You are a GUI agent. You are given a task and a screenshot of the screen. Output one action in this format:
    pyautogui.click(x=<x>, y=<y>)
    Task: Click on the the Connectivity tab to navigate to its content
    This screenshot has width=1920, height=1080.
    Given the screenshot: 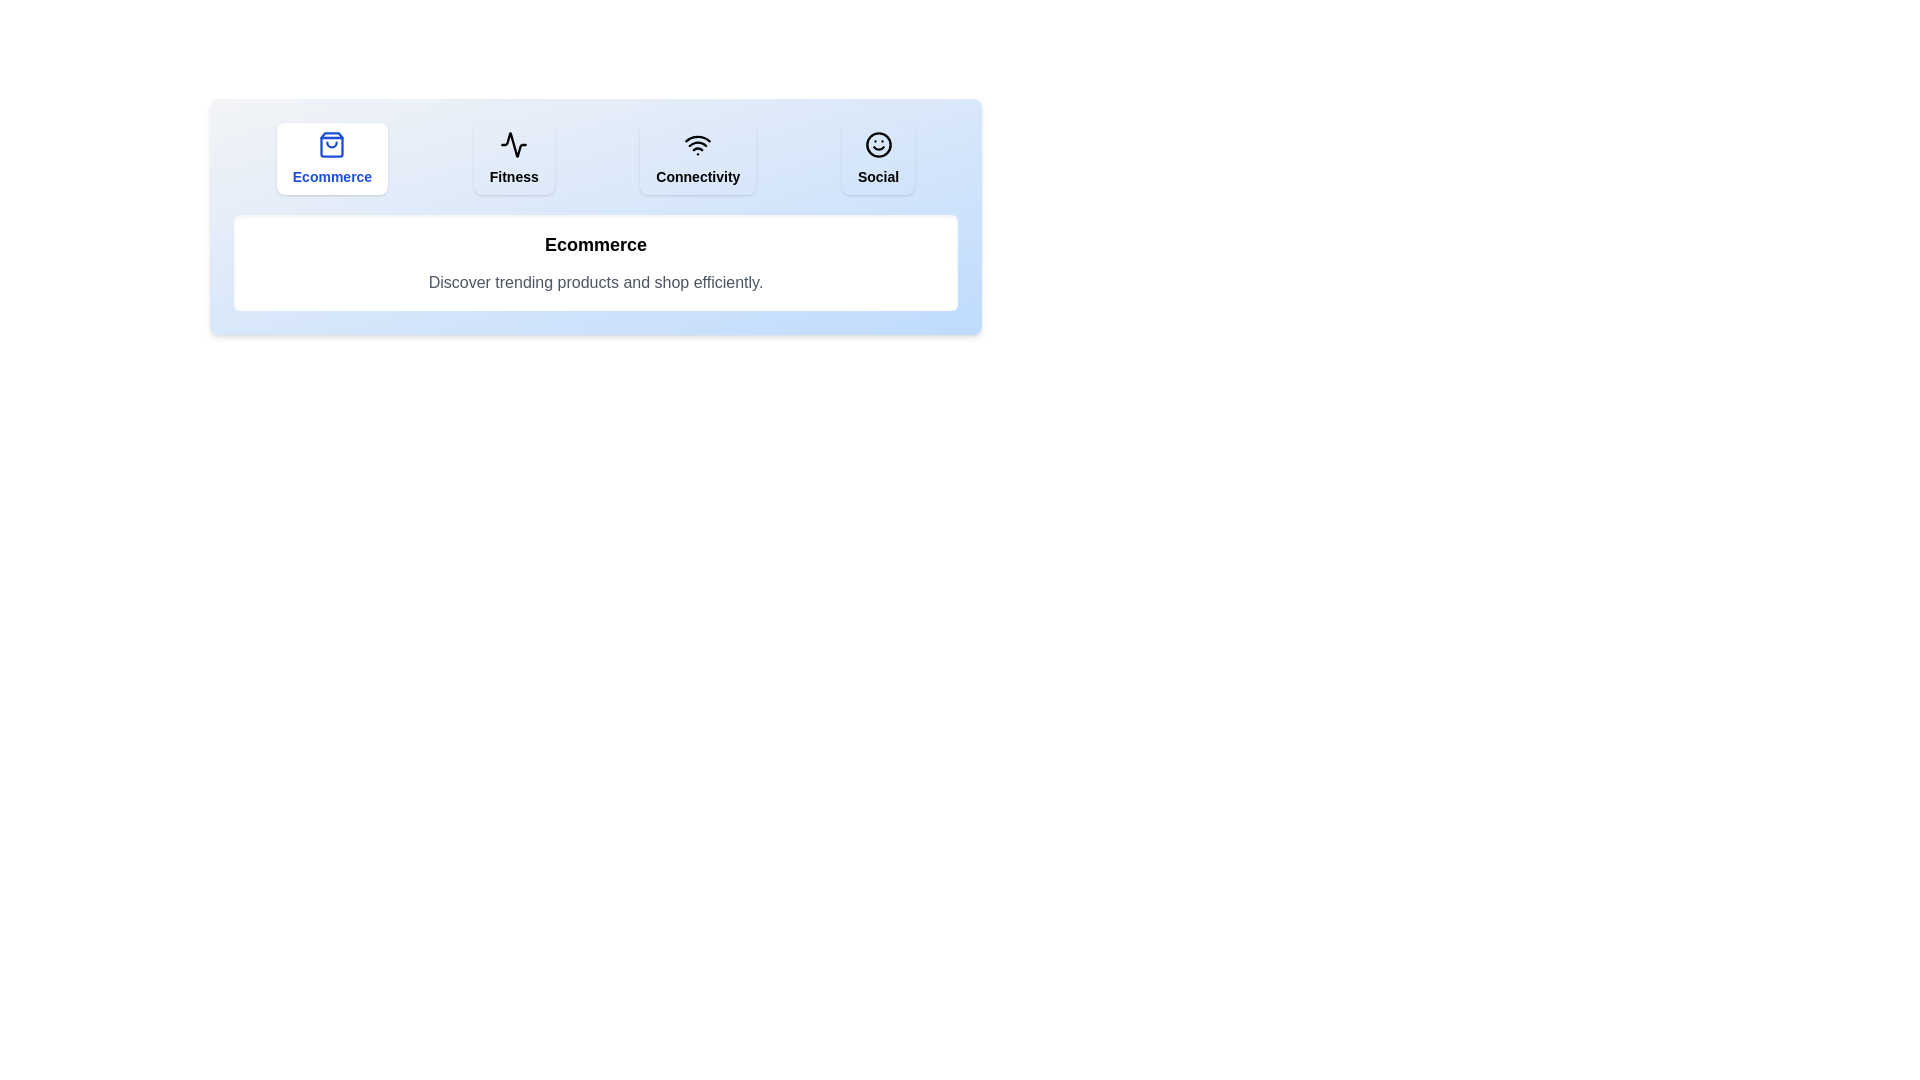 What is the action you would take?
    pyautogui.click(x=697, y=157)
    